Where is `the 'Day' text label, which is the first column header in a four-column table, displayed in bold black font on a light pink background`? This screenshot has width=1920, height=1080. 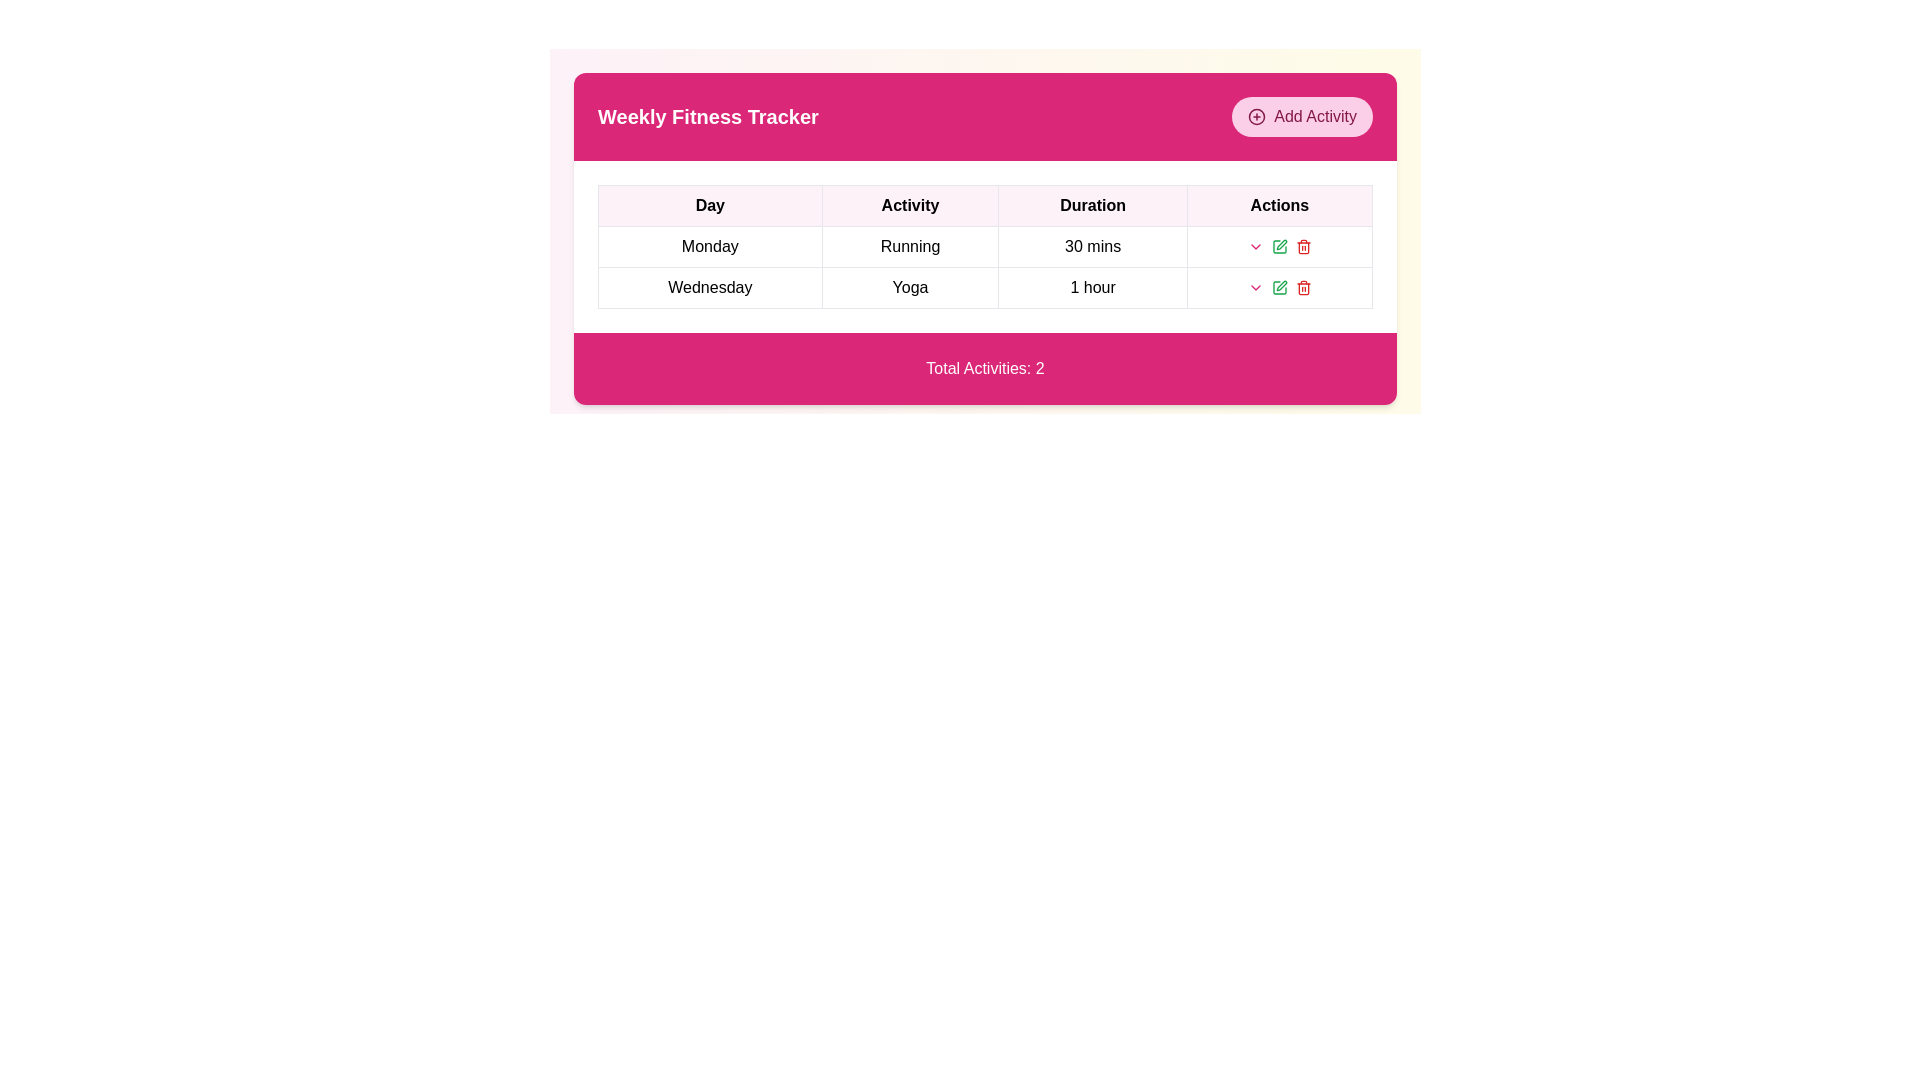 the 'Day' text label, which is the first column header in a four-column table, displayed in bold black font on a light pink background is located at coordinates (710, 205).